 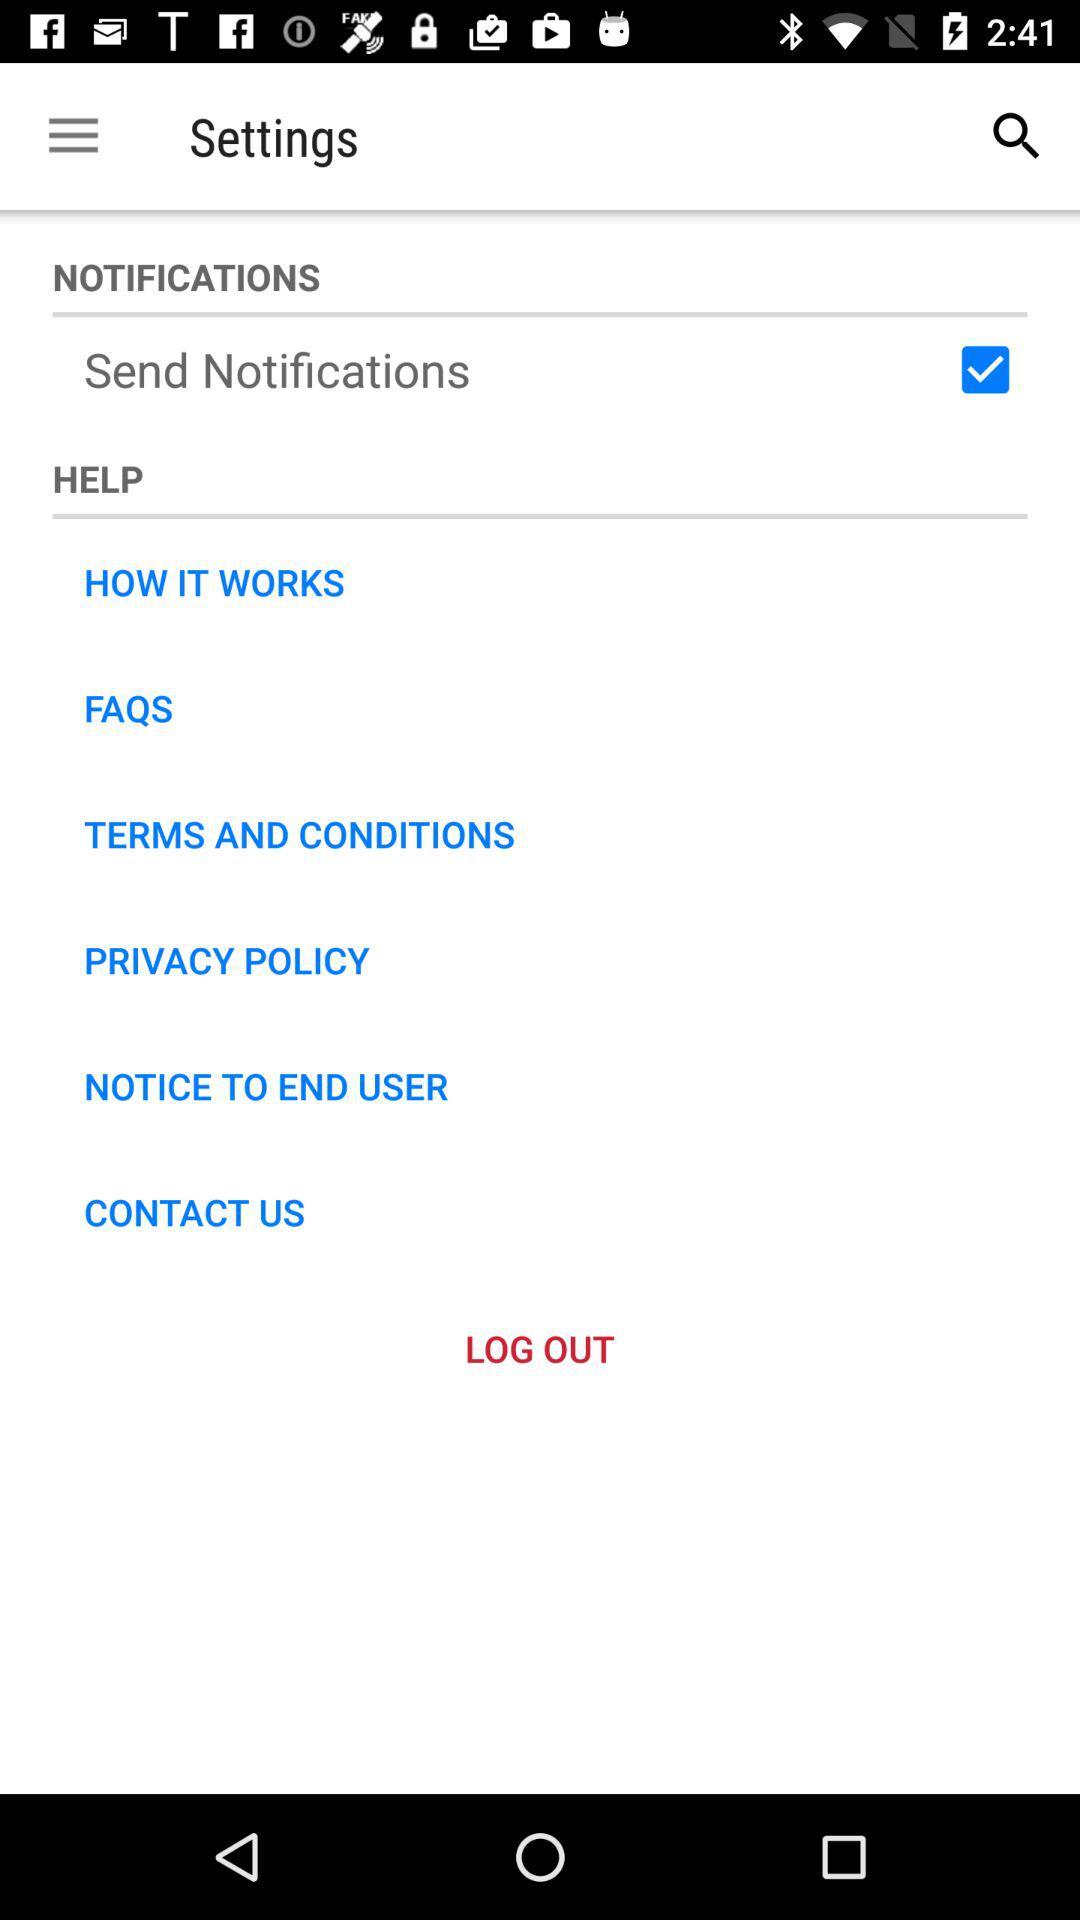 What do you see at coordinates (72, 135) in the screenshot?
I see `the icon to the left of the settings icon` at bounding box center [72, 135].